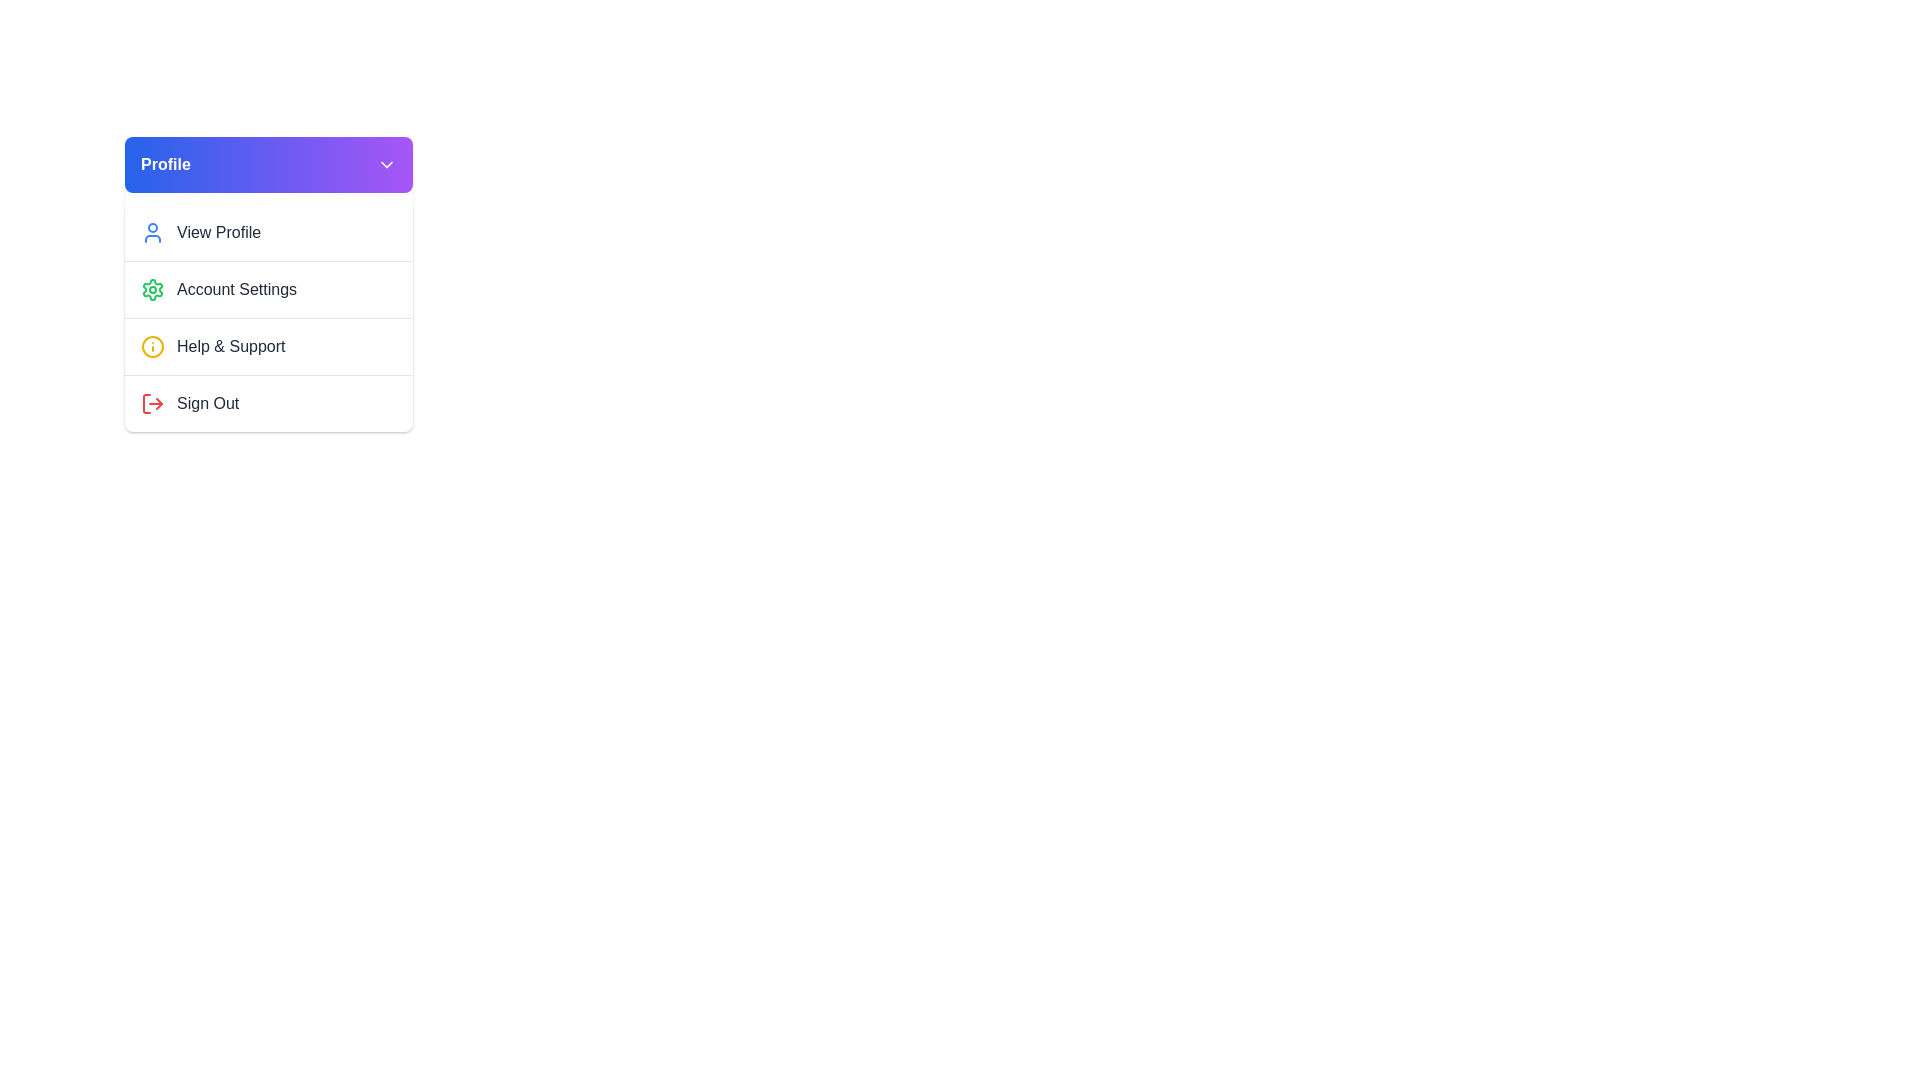 This screenshot has height=1080, width=1920. What do you see at coordinates (267, 284) in the screenshot?
I see `the green gear icon button labeled 'Account Settings' to trigger the visual response` at bounding box center [267, 284].